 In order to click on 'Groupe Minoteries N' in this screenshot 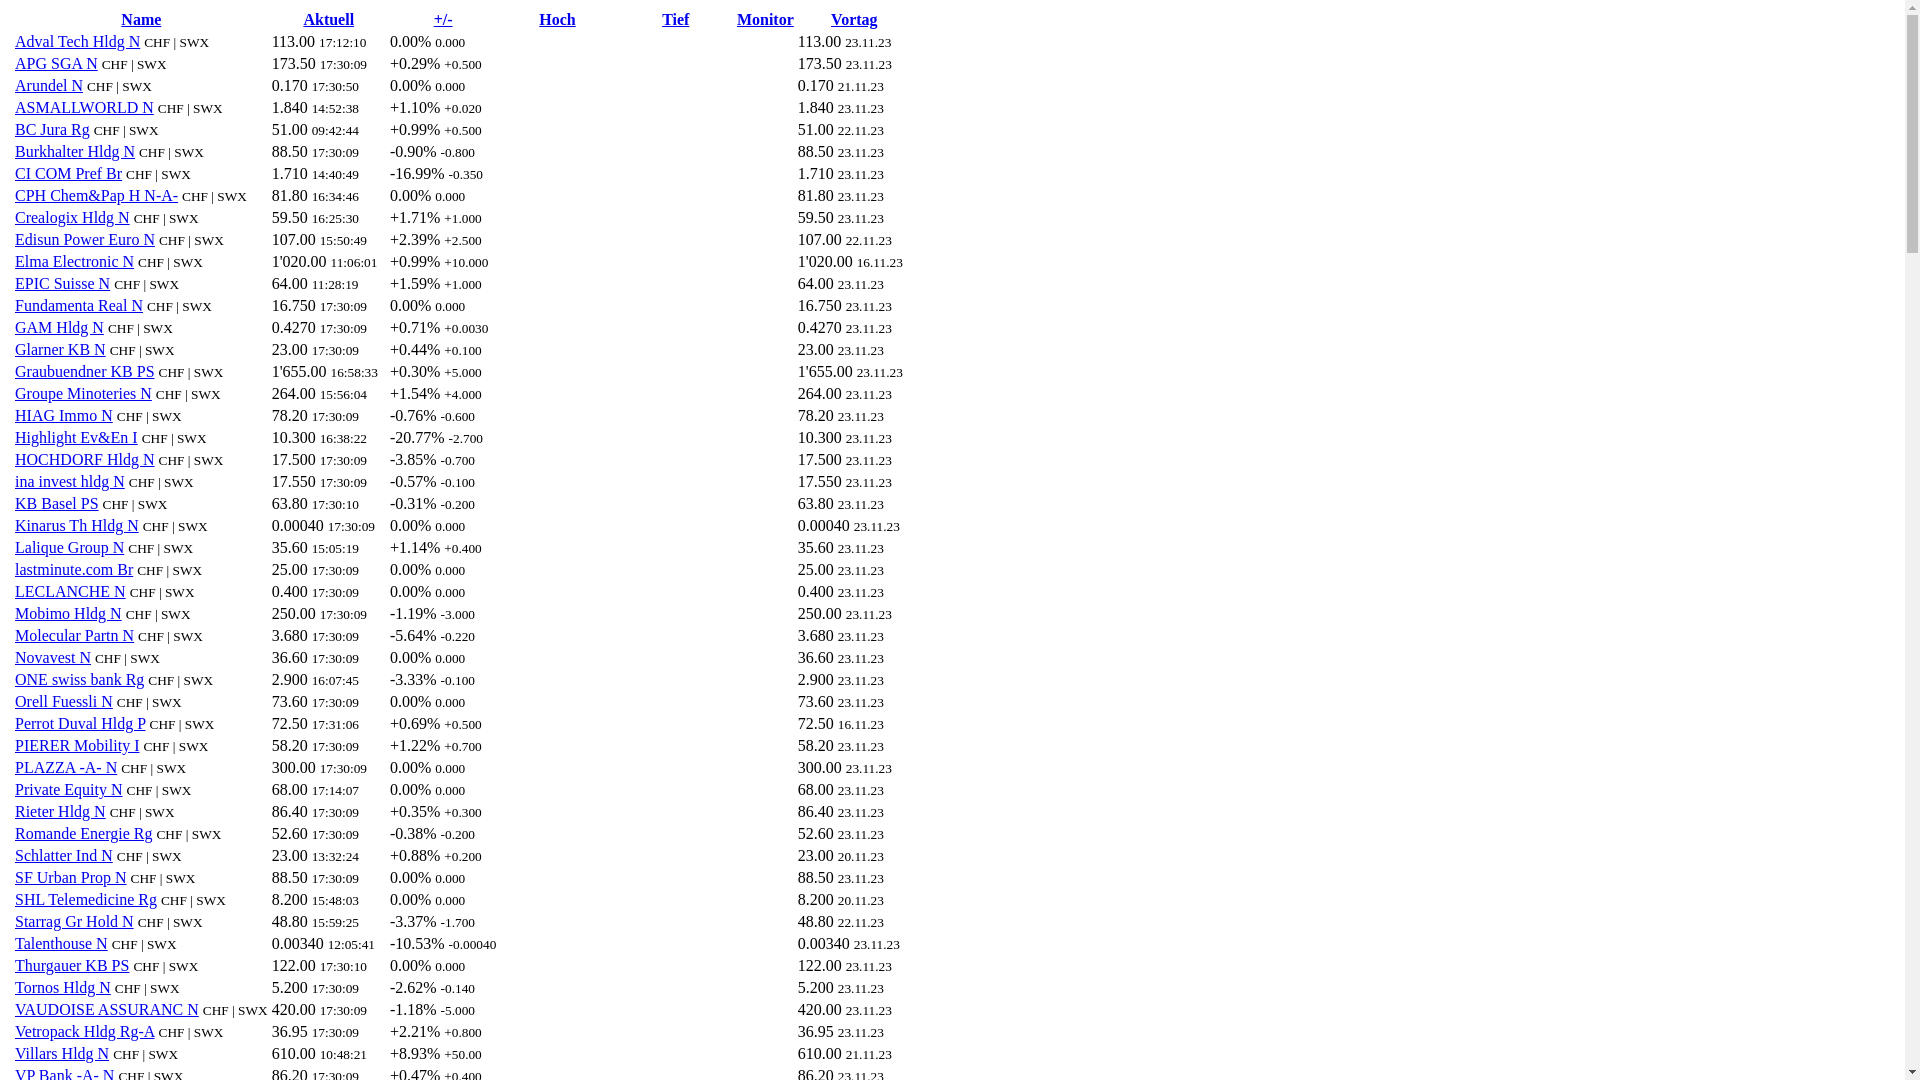, I will do `click(82, 393)`.